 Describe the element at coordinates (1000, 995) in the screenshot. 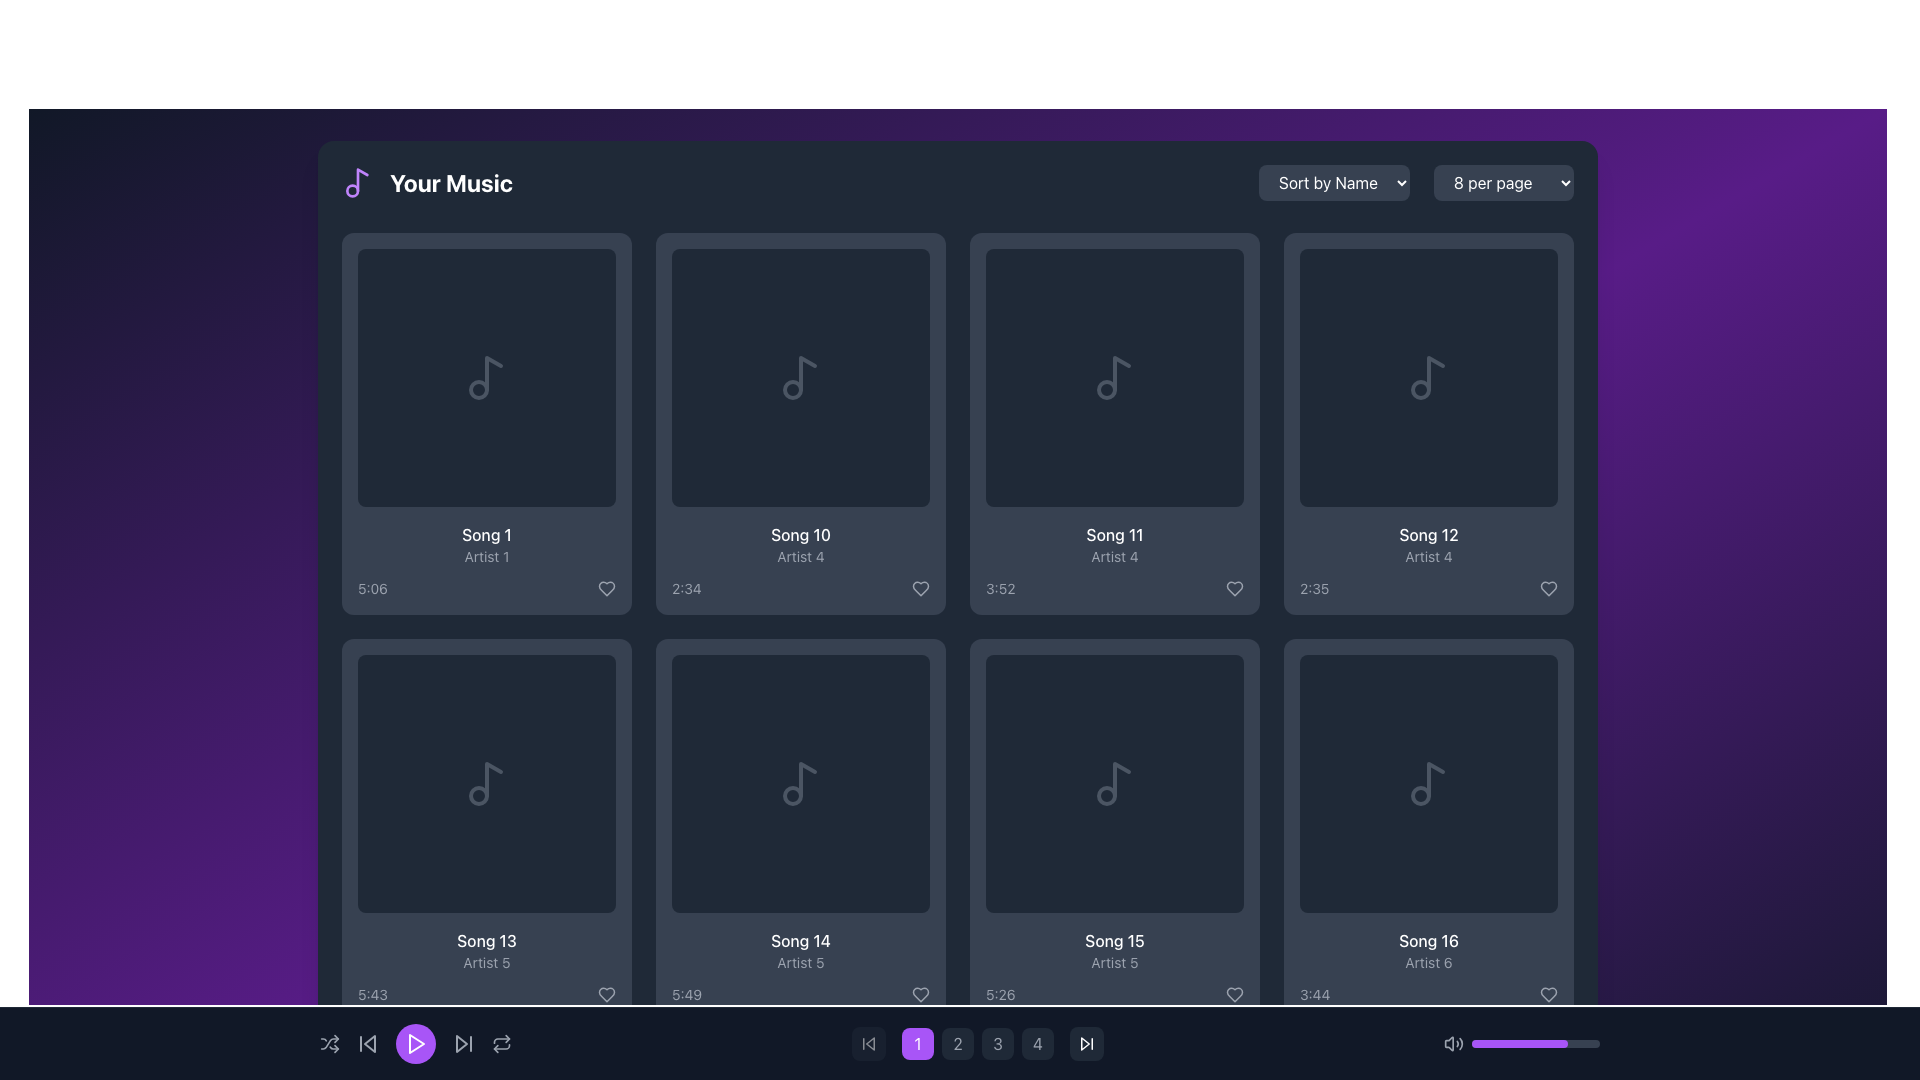

I see `the numeric time indicator displaying '5:26' located in the bottom-right corner of the album item for 'Song 15'` at that location.